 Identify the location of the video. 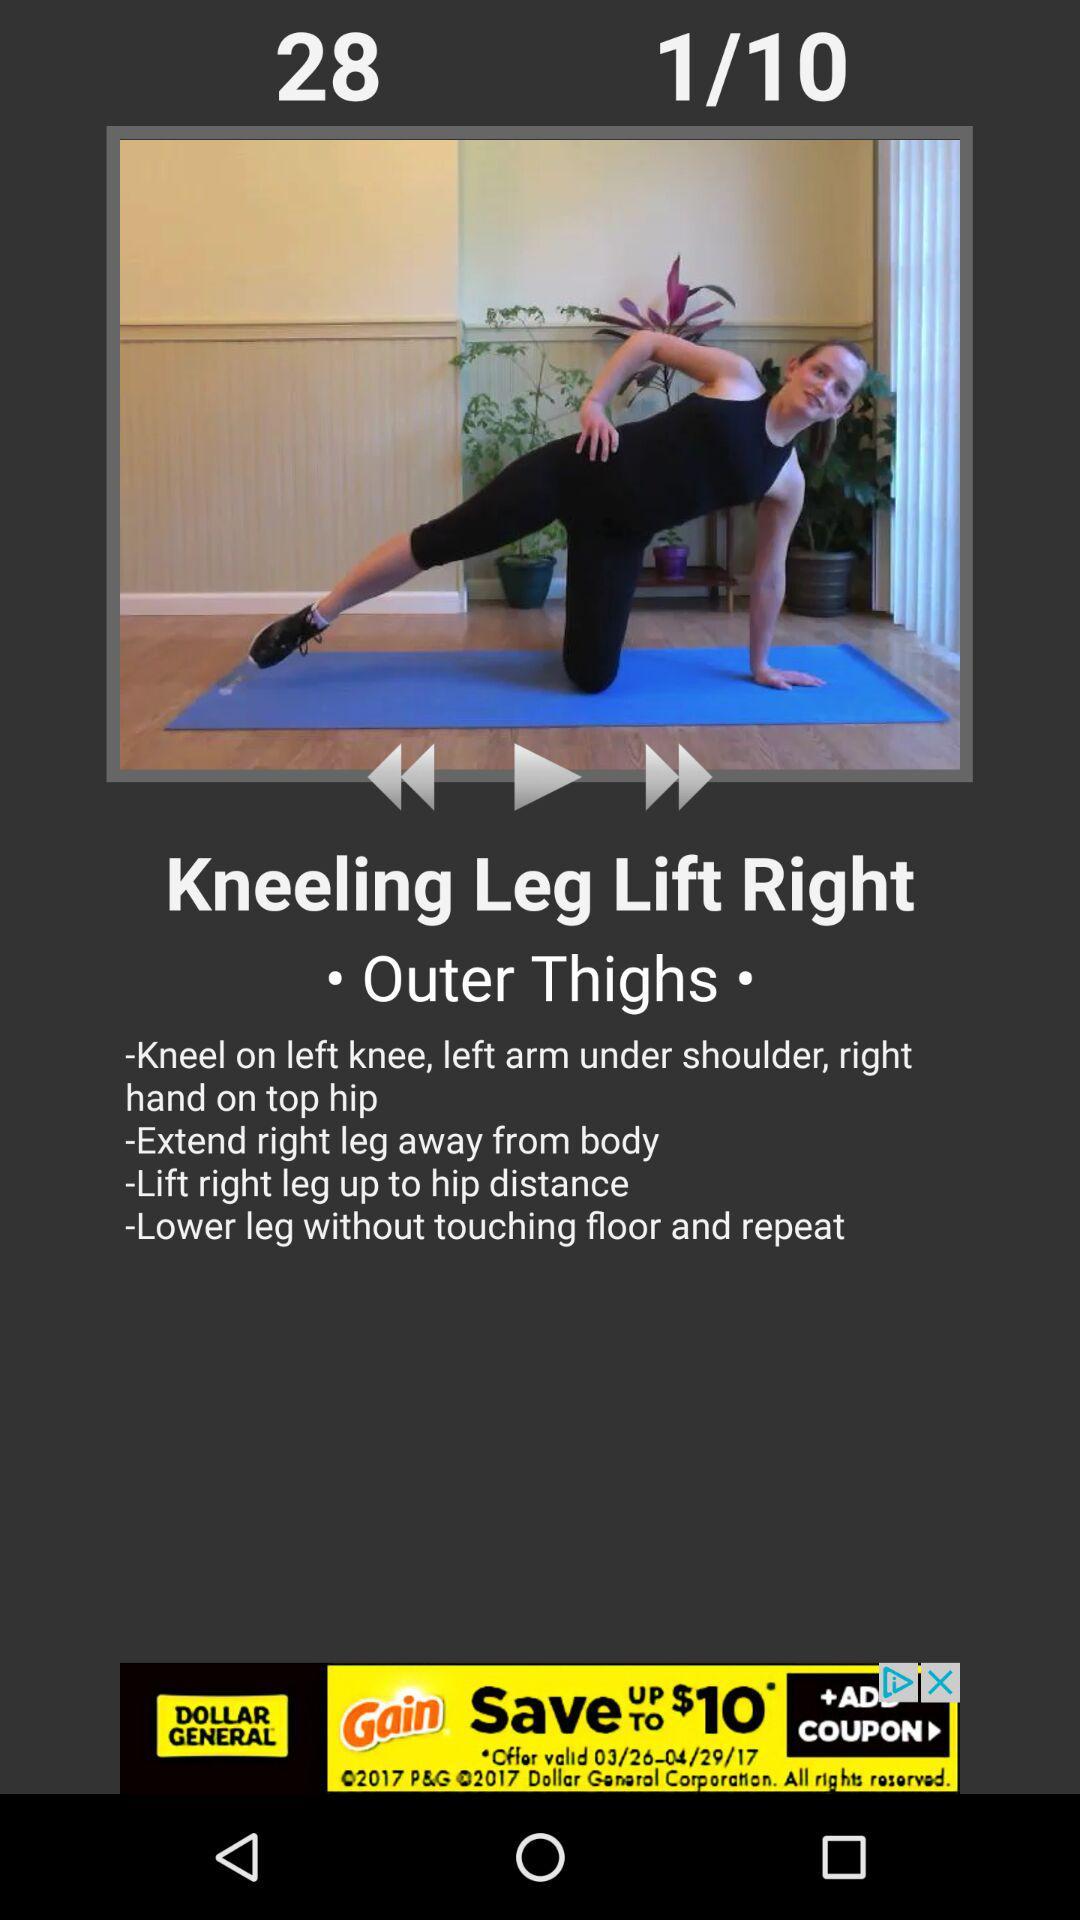
(540, 776).